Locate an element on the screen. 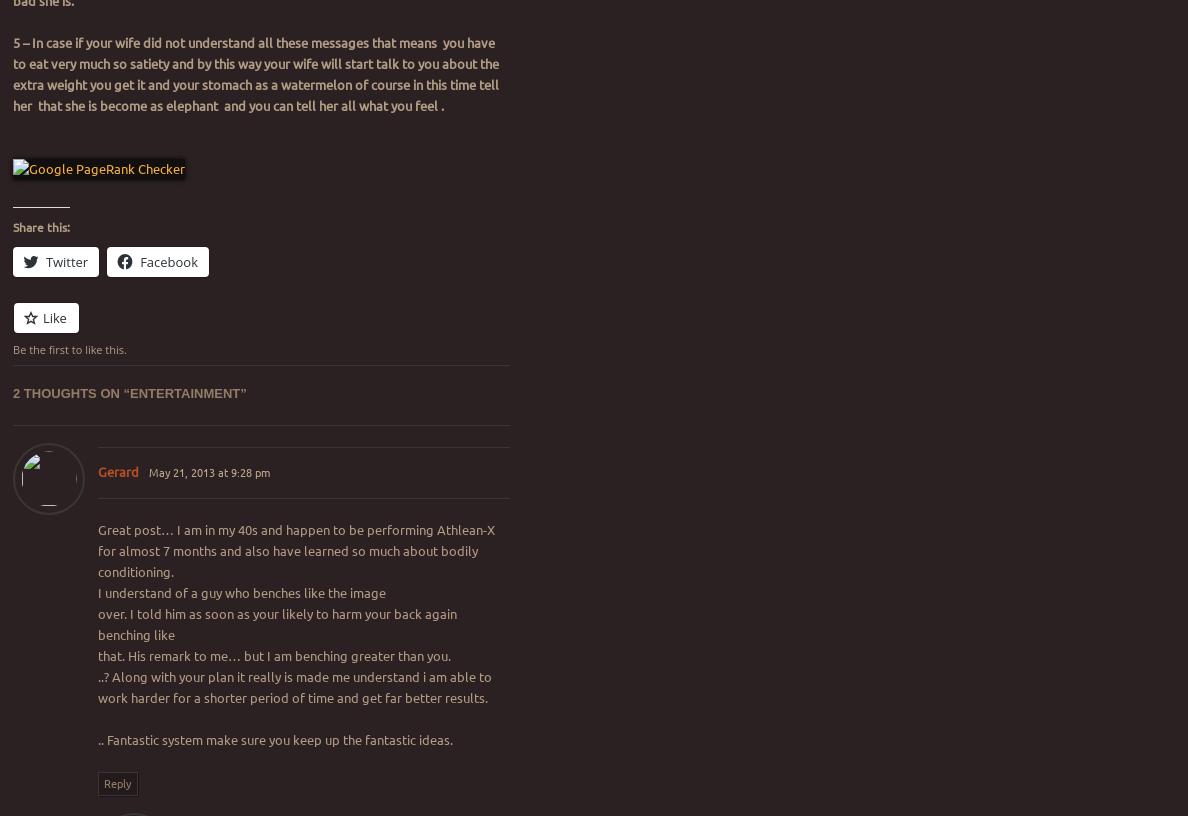 This screenshot has width=1188, height=816. 'I understand of a guy who benches like the image' is located at coordinates (240, 591).